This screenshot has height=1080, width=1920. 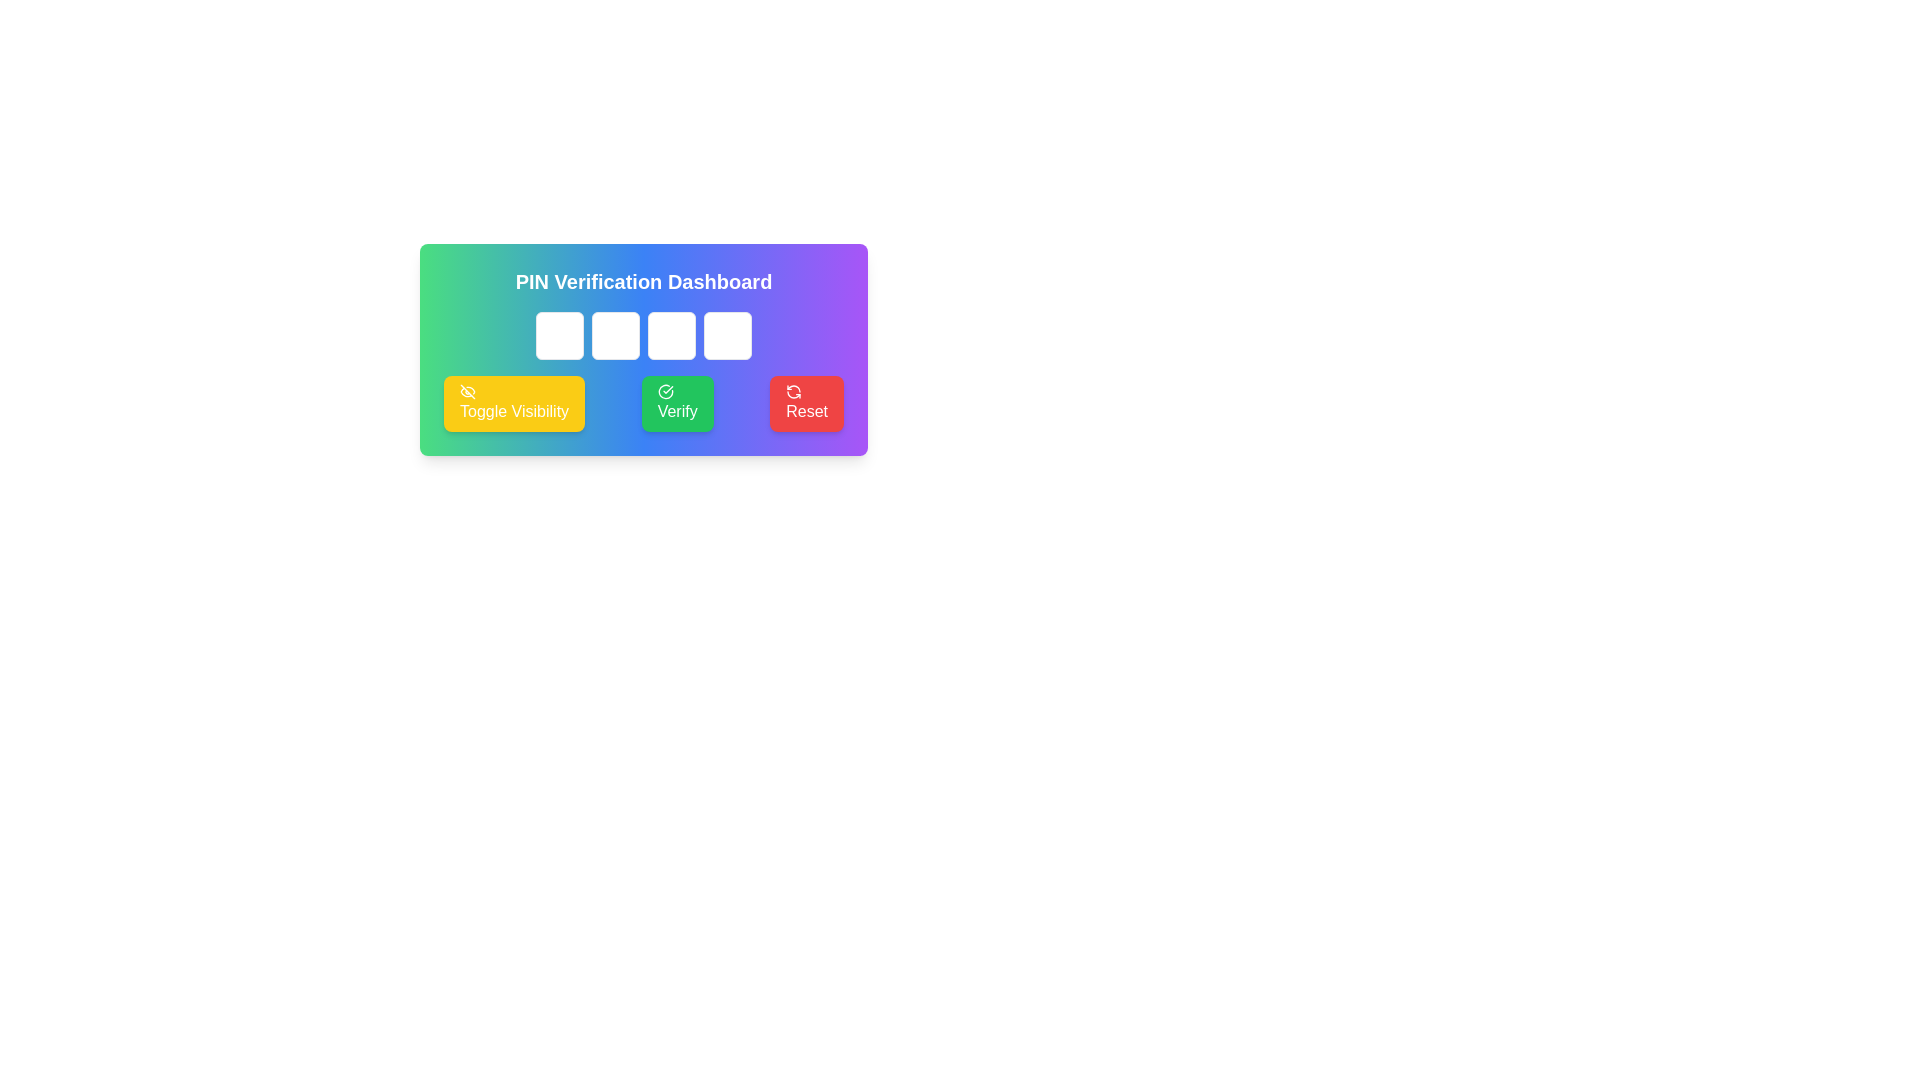 I want to click on the middle button that initiates the verification process, so click(x=677, y=404).